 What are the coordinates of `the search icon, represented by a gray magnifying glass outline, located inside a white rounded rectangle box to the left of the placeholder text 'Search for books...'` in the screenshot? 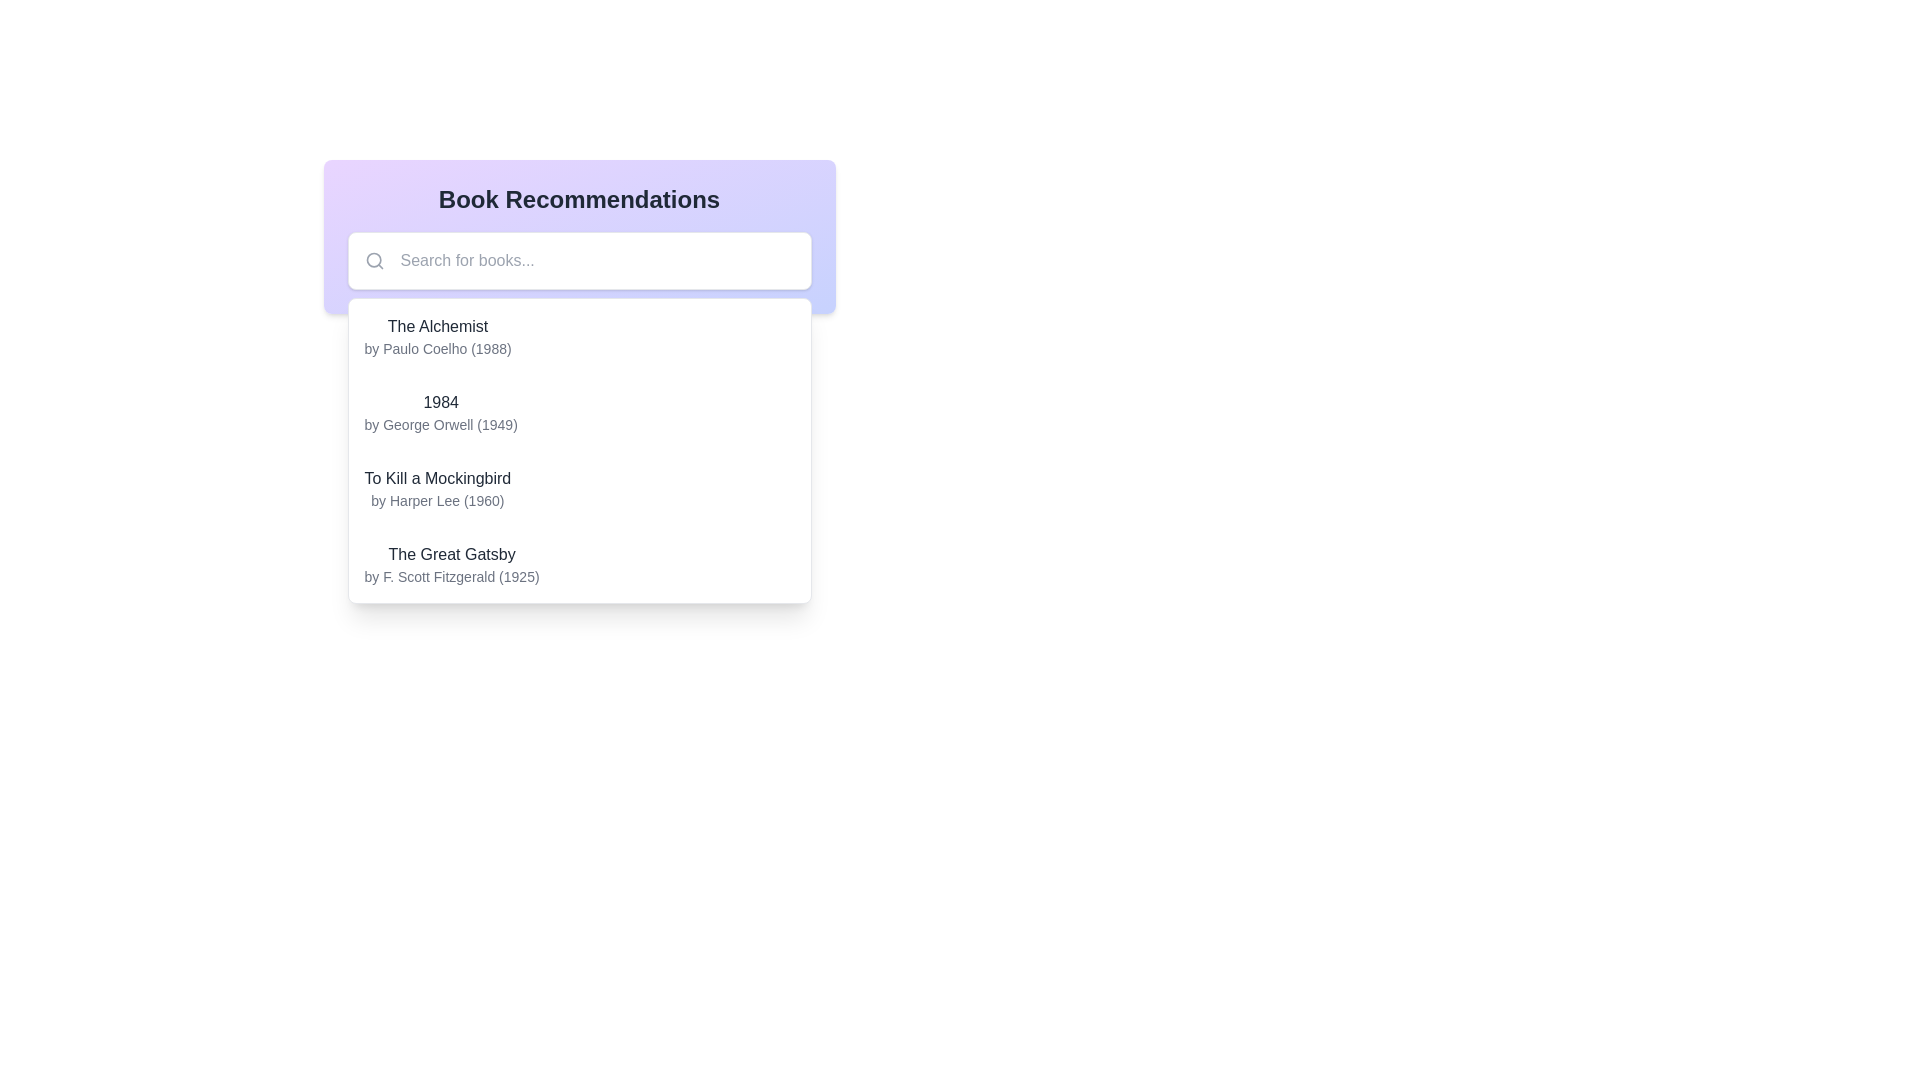 It's located at (374, 260).